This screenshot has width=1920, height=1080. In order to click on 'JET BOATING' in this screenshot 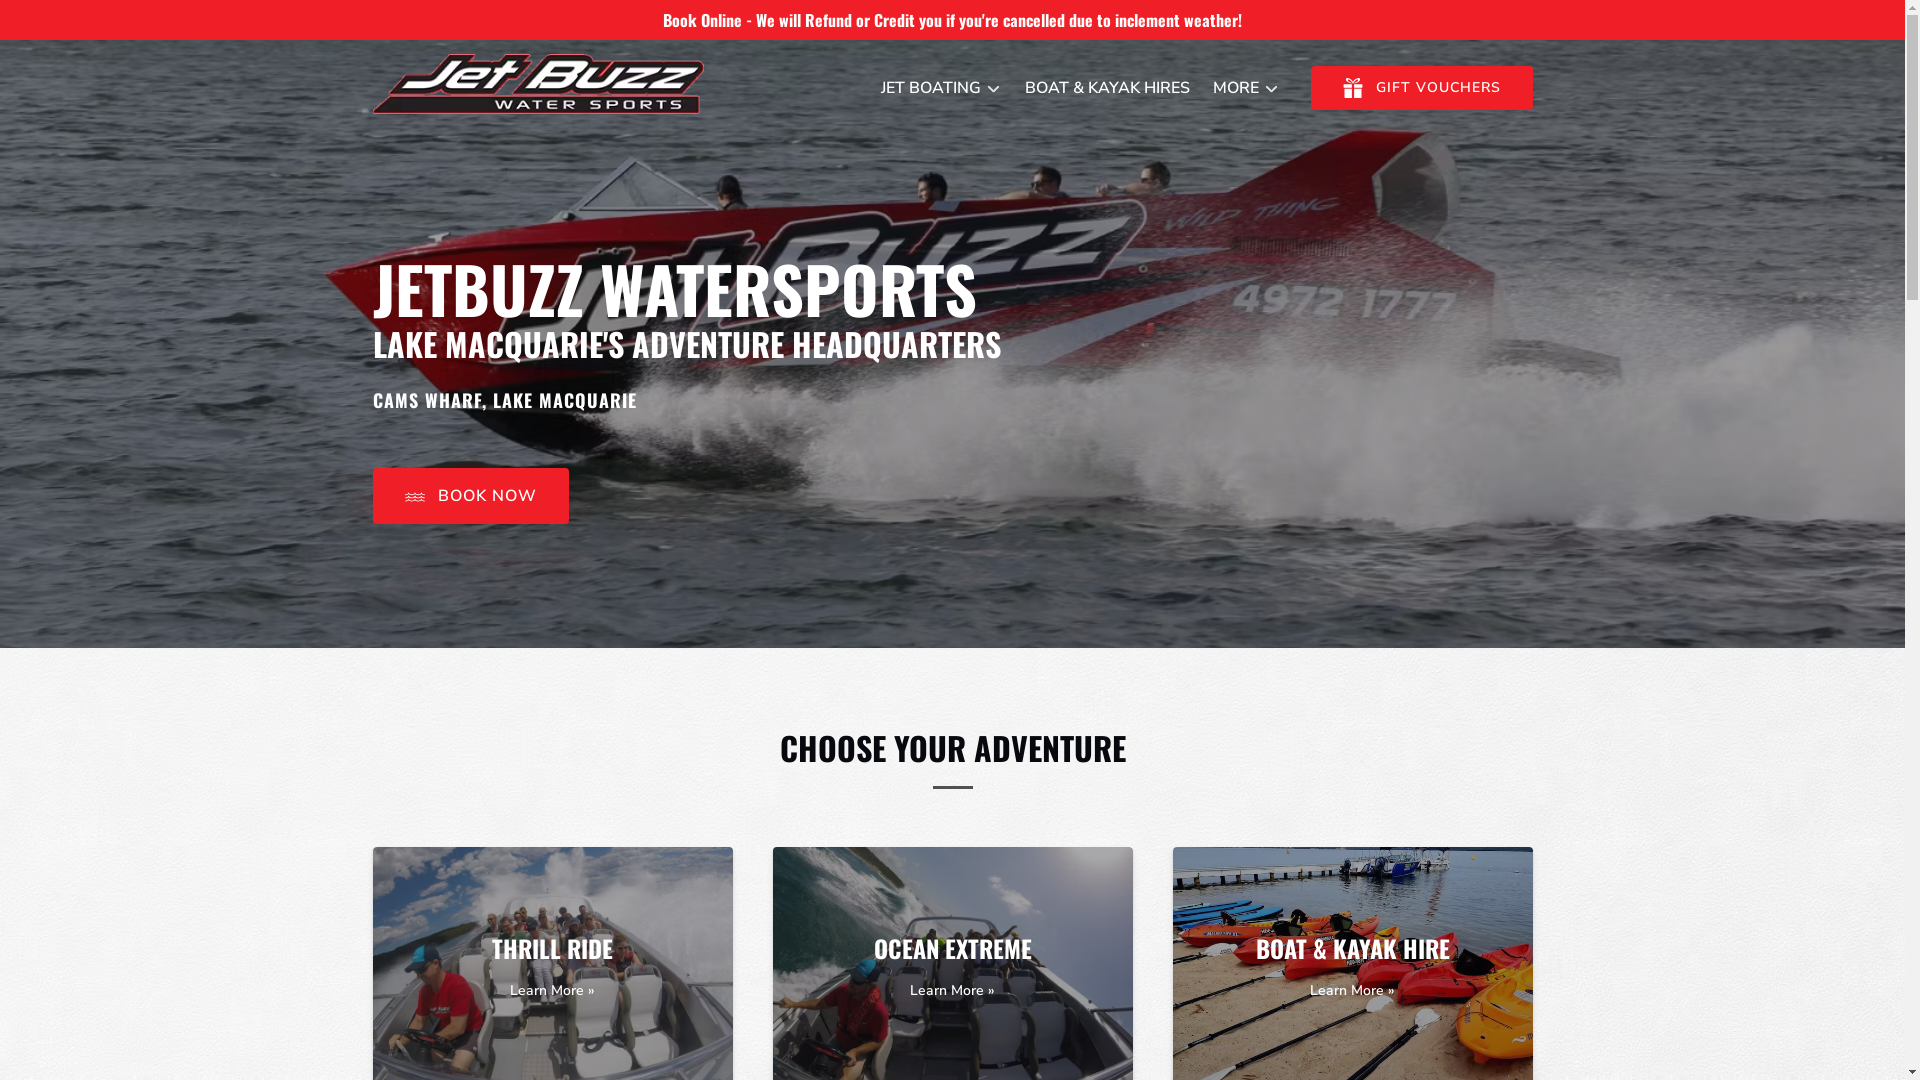, I will do `click(939, 87)`.